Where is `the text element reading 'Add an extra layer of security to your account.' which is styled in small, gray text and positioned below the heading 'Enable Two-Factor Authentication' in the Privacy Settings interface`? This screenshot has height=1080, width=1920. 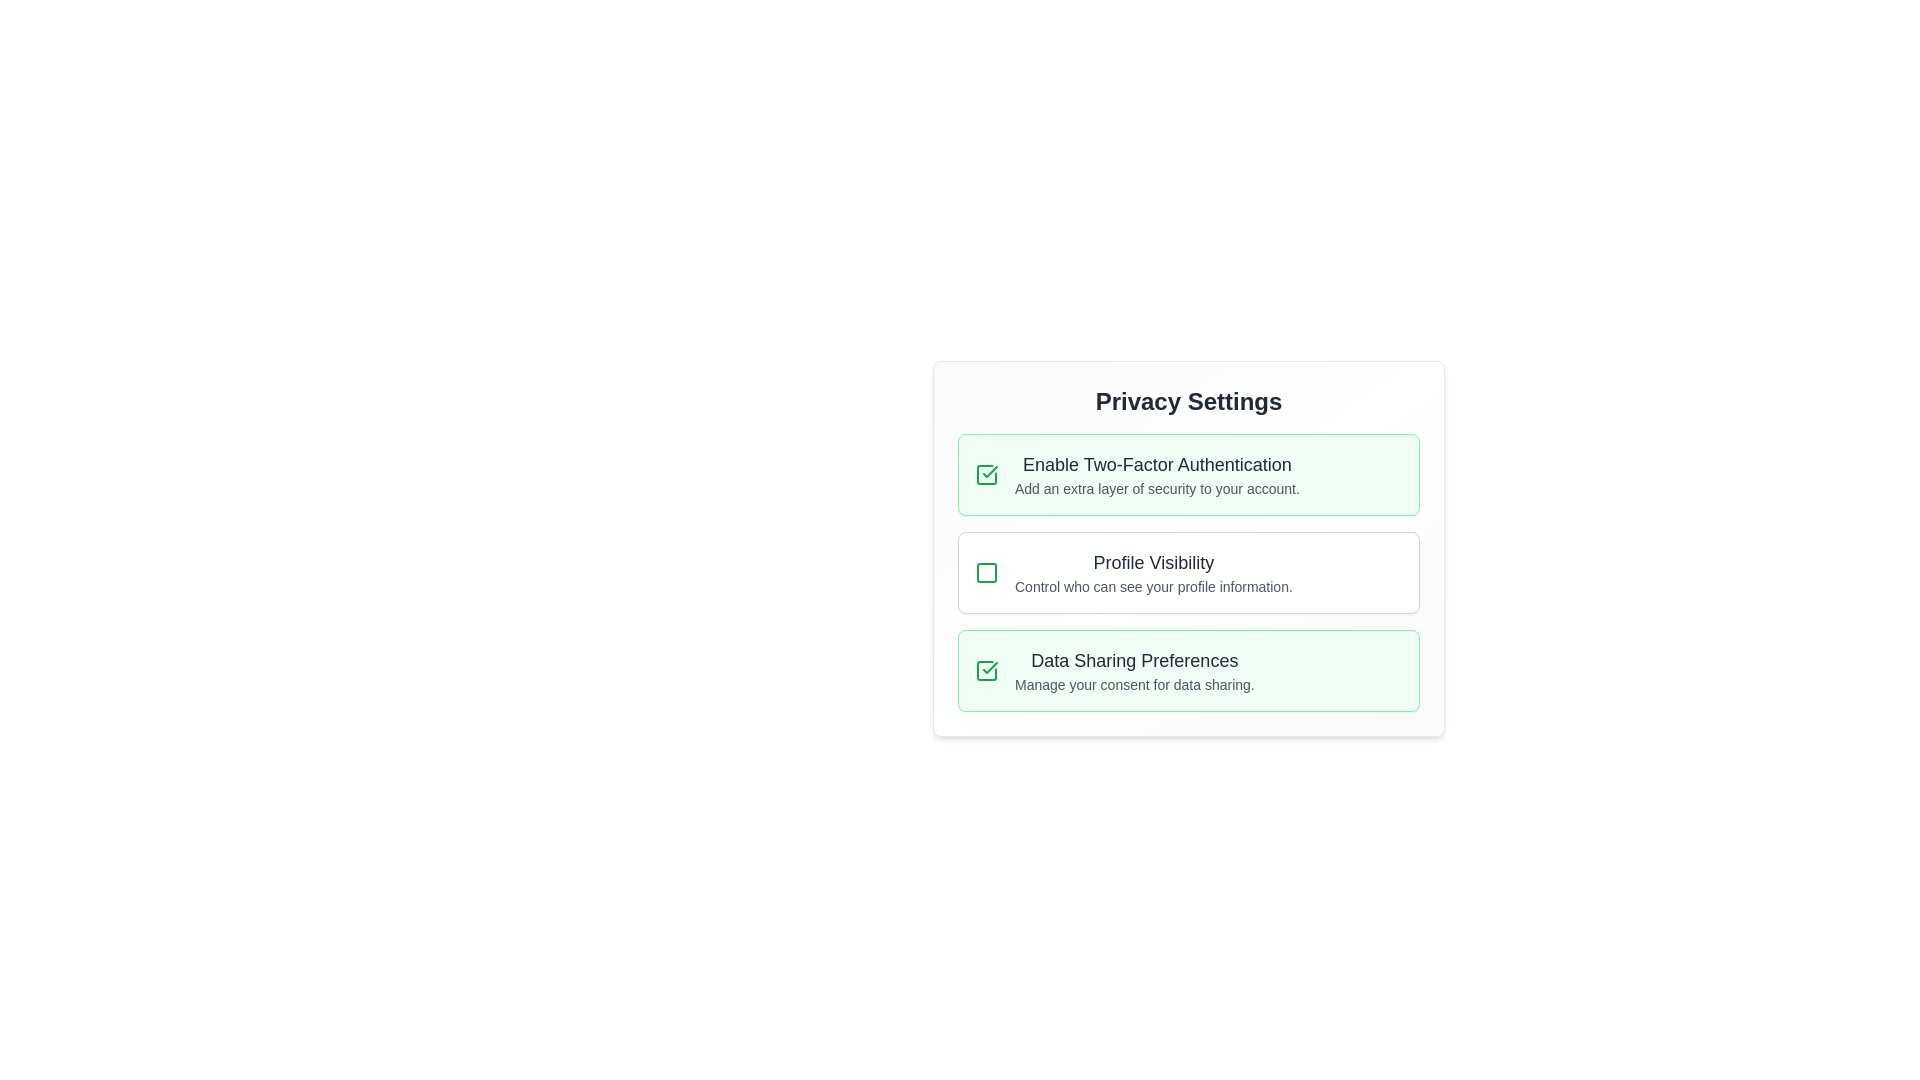 the text element reading 'Add an extra layer of security to your account.' which is styled in small, gray text and positioned below the heading 'Enable Two-Factor Authentication' in the Privacy Settings interface is located at coordinates (1157, 489).